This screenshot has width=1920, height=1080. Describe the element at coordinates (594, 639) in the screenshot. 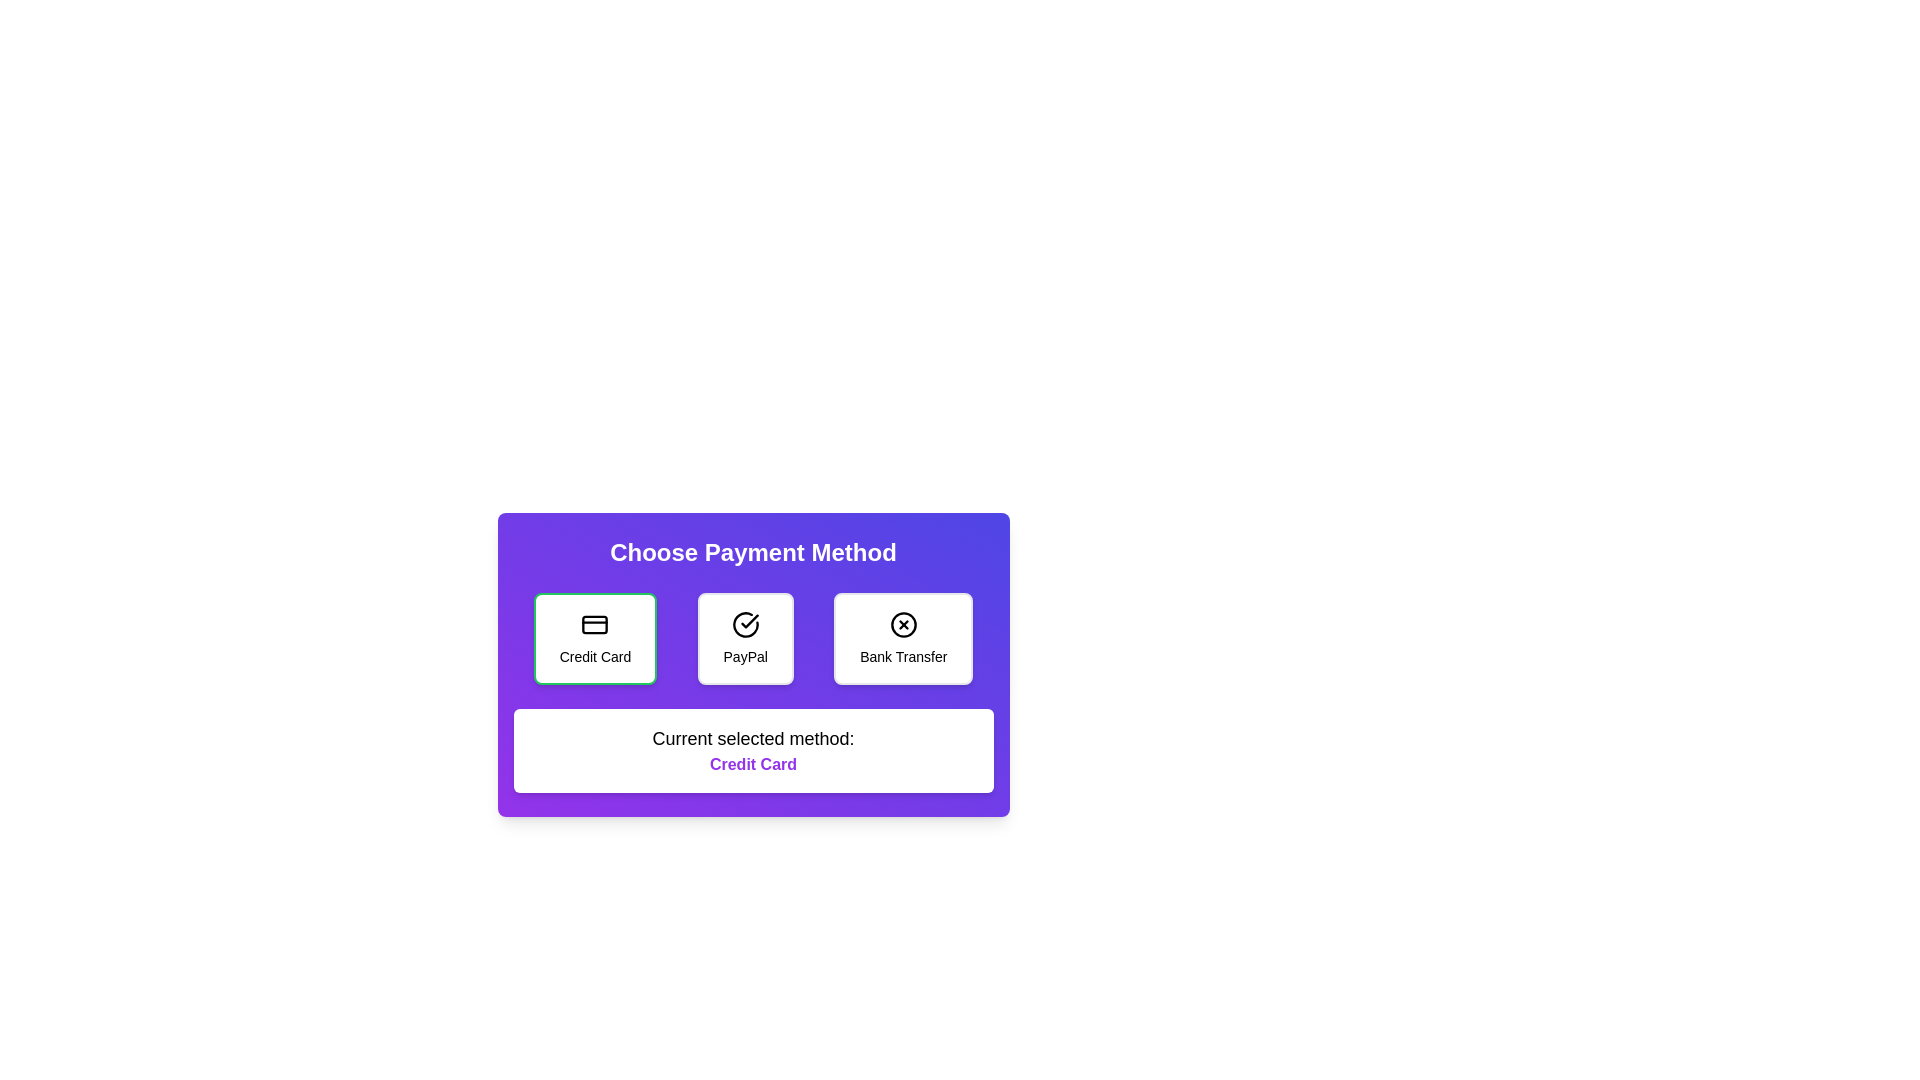

I see `the button corresponding to the payment method Credit Card` at that location.